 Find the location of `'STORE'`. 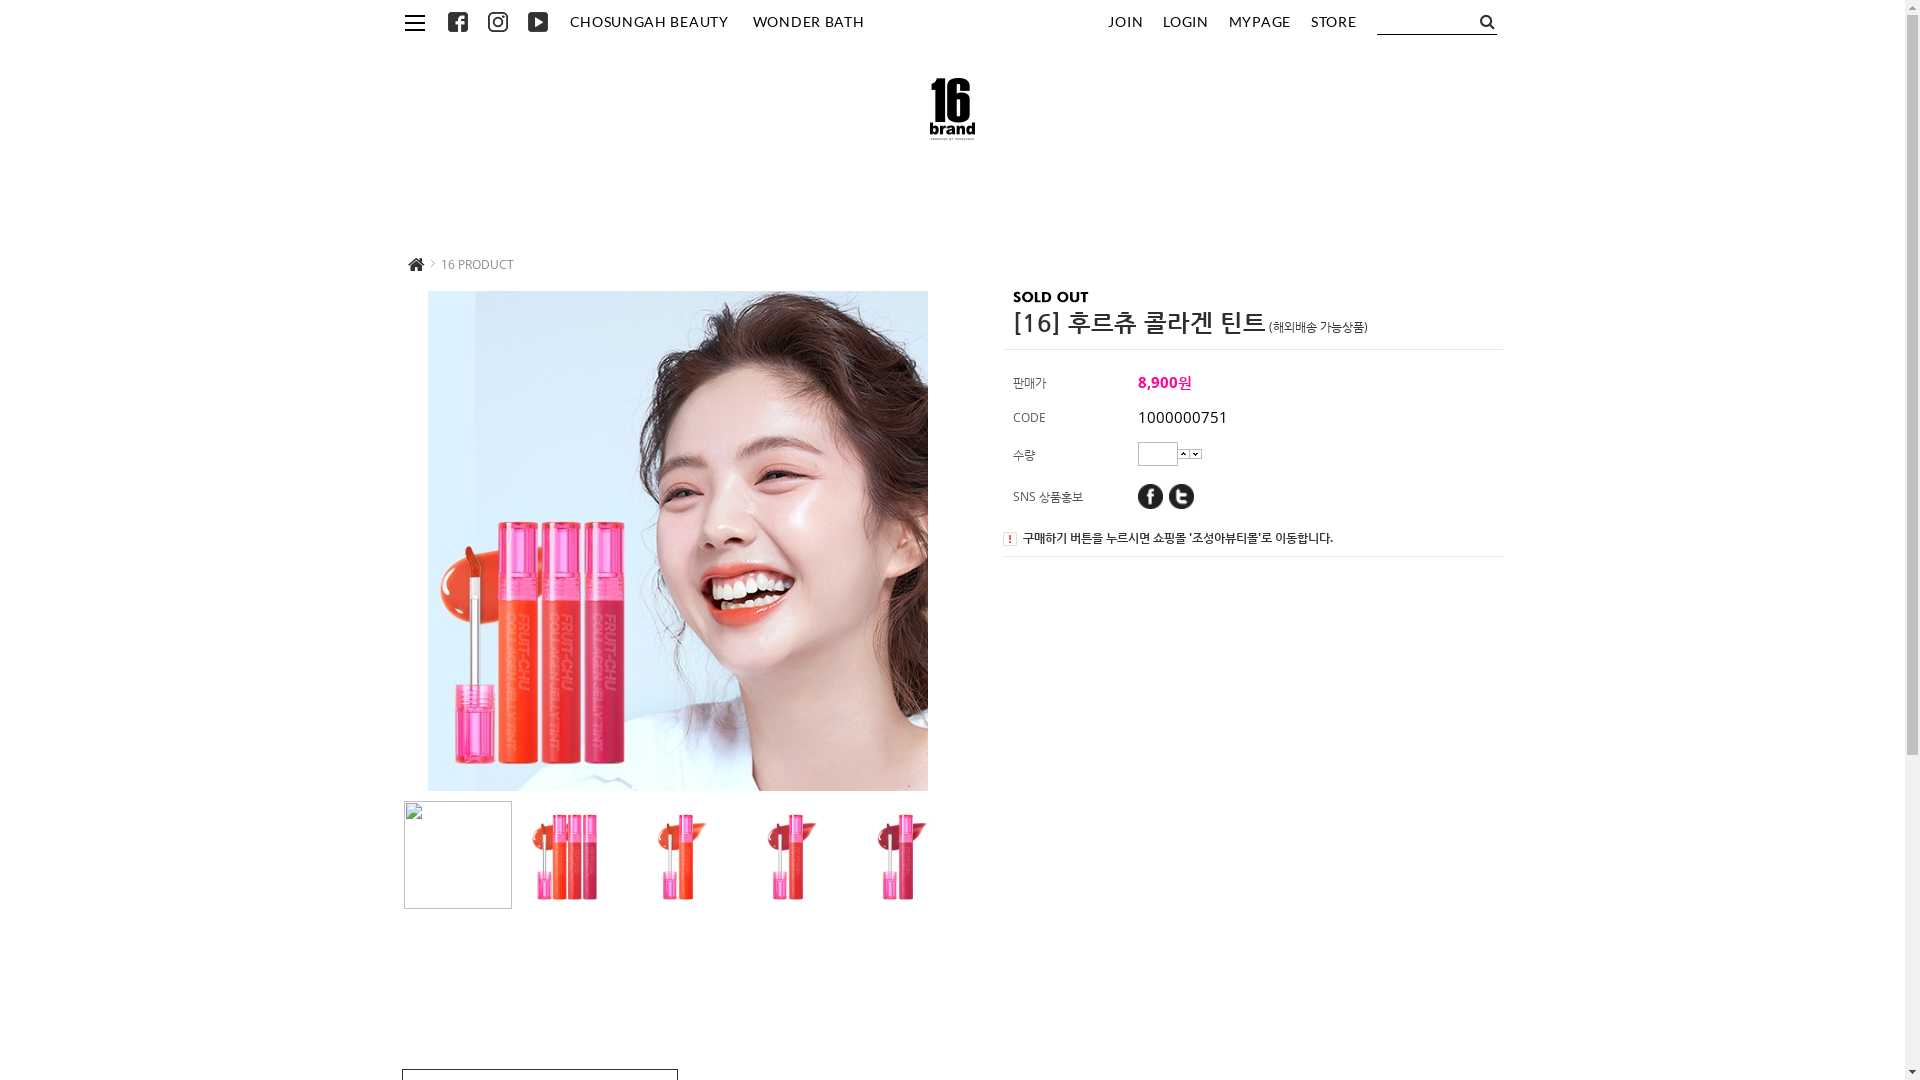

'STORE' is located at coordinates (1334, 20).